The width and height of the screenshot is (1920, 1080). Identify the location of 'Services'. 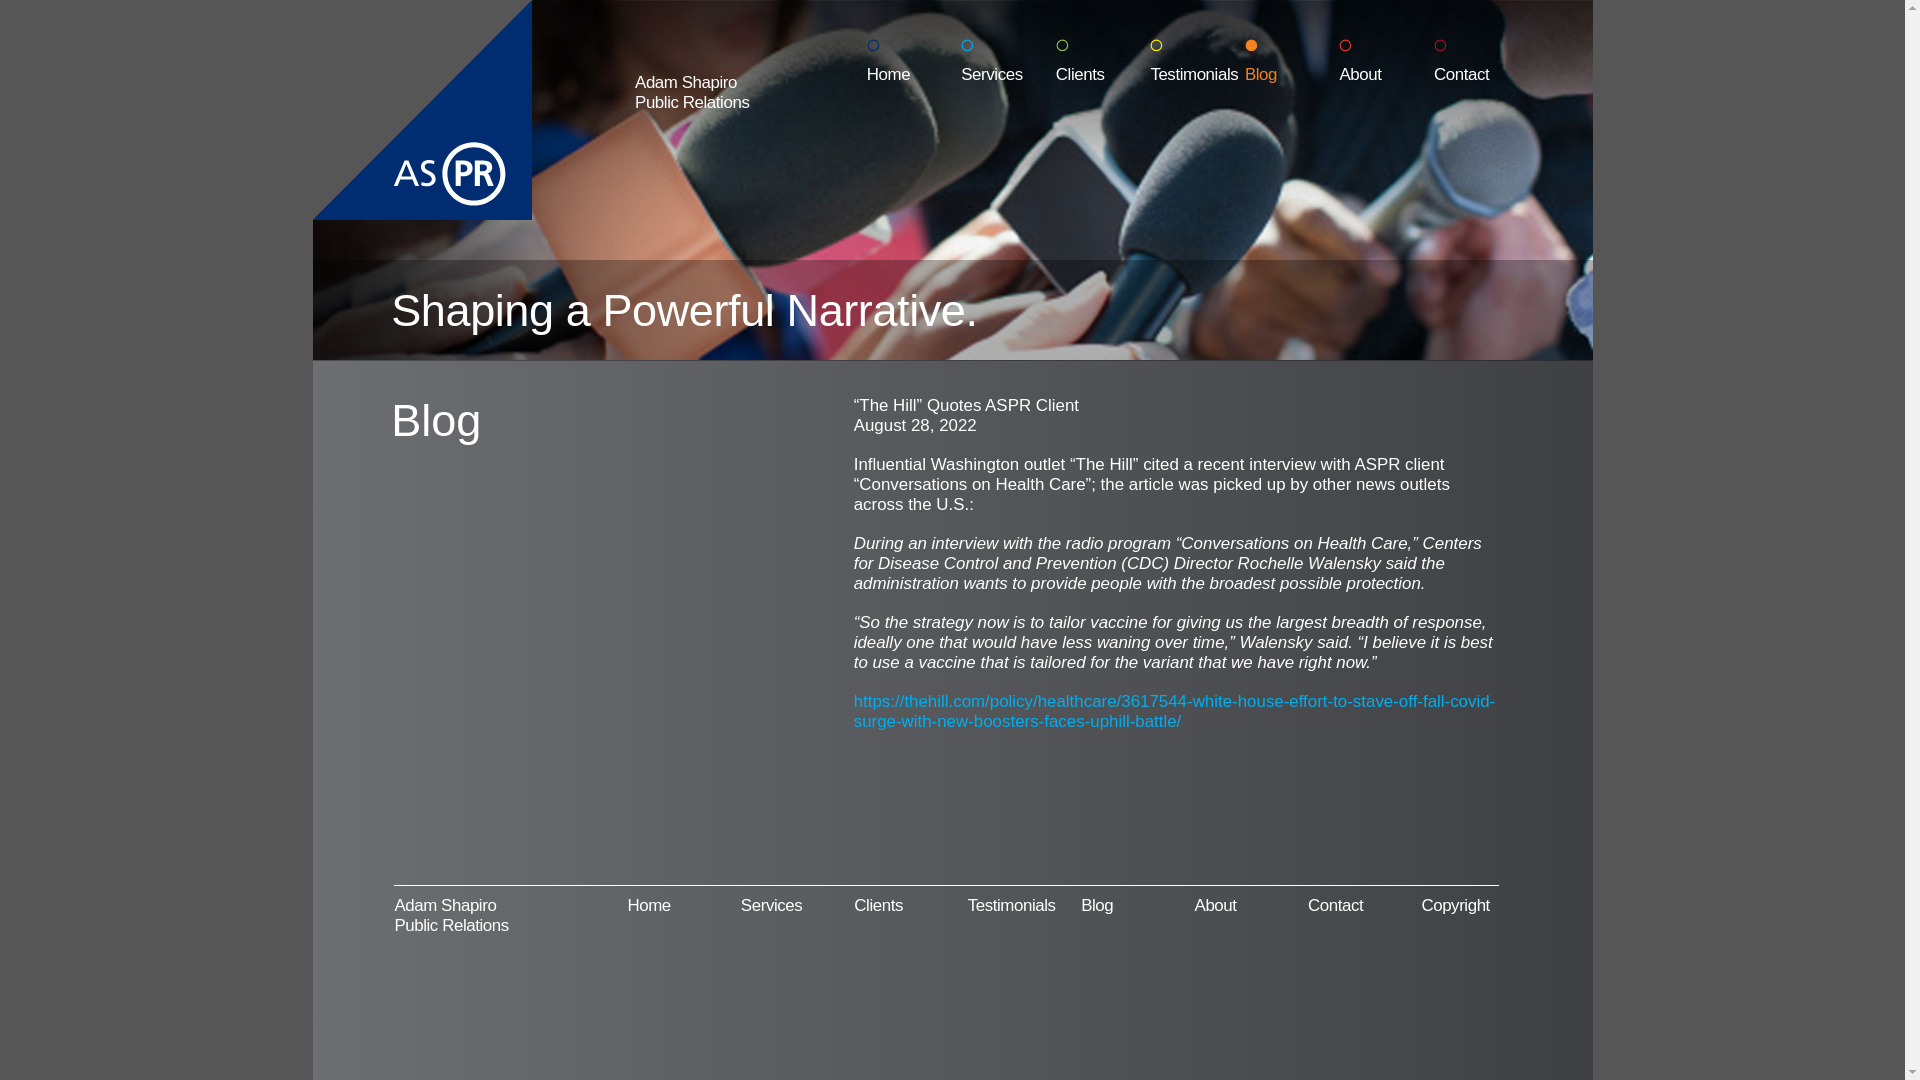
(770, 905).